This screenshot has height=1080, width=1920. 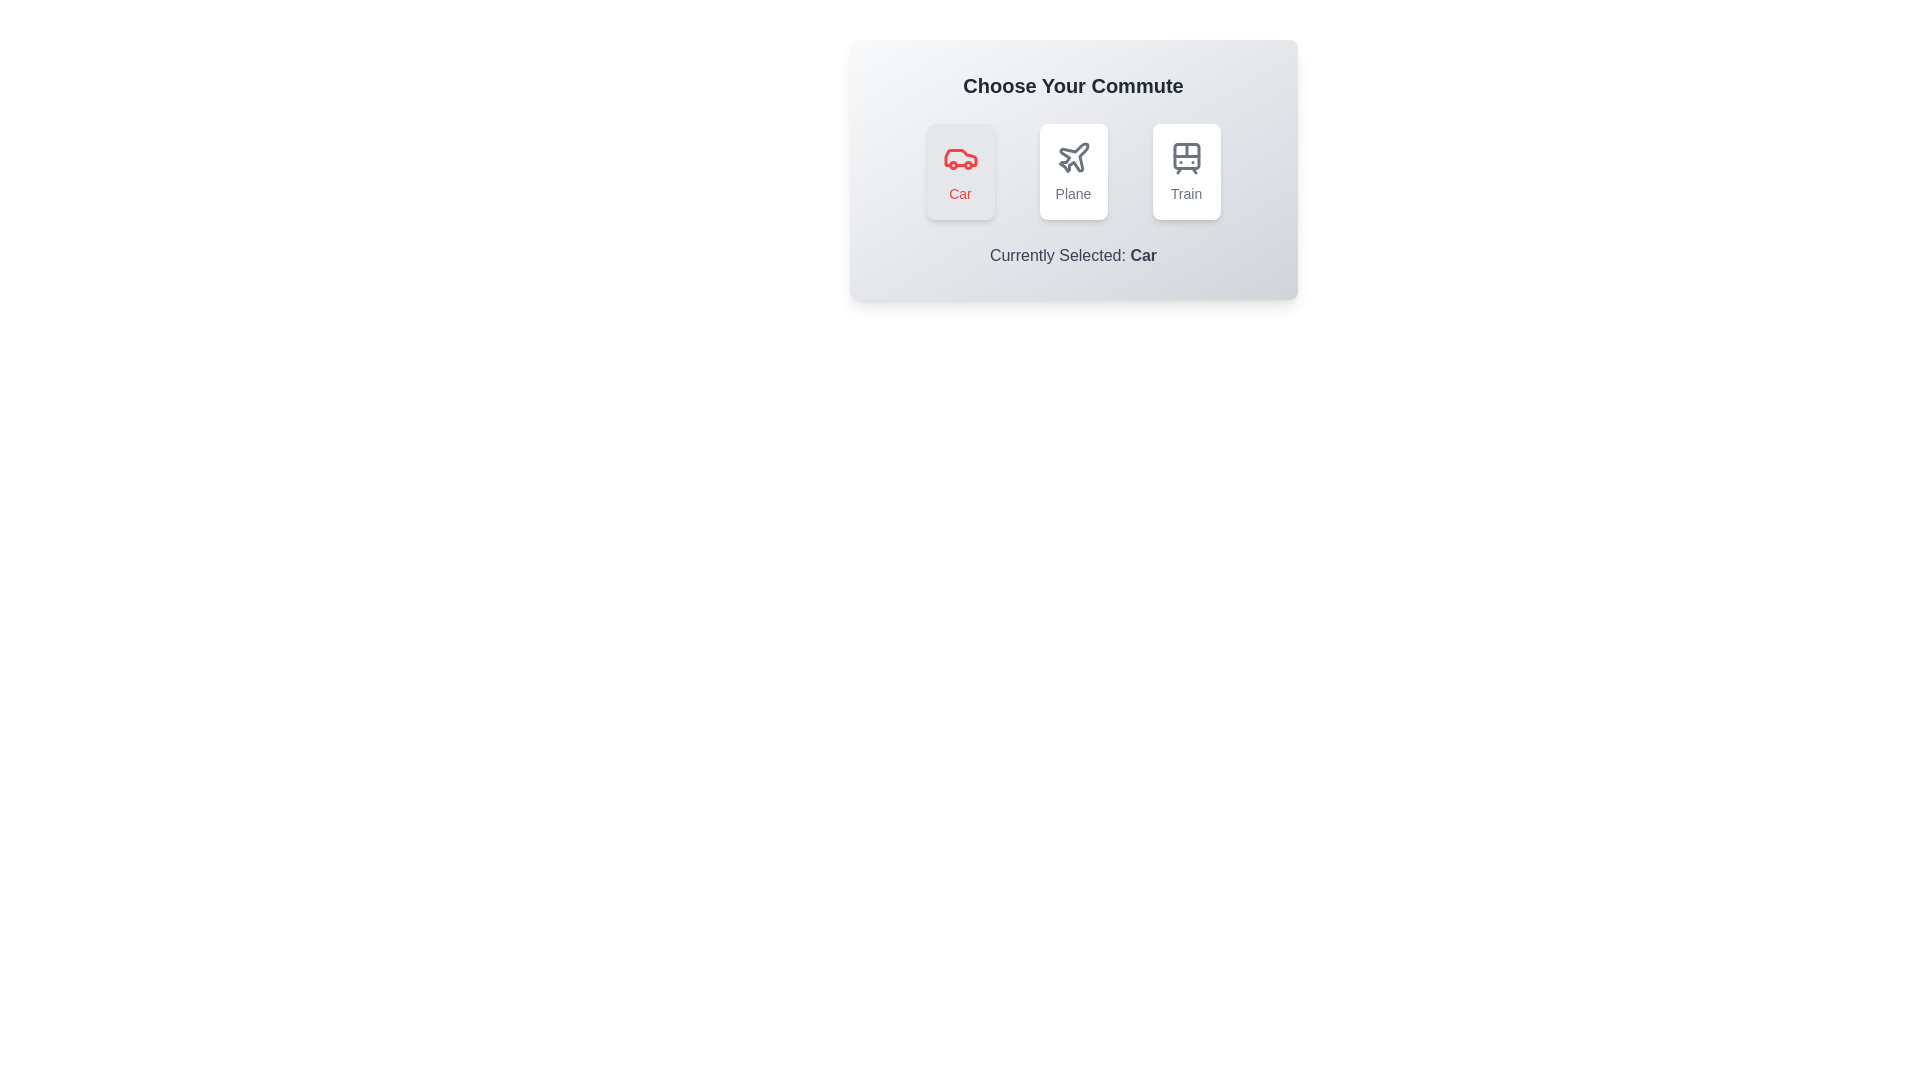 I want to click on the icon representing Car to observe its hover effect, so click(x=960, y=171).